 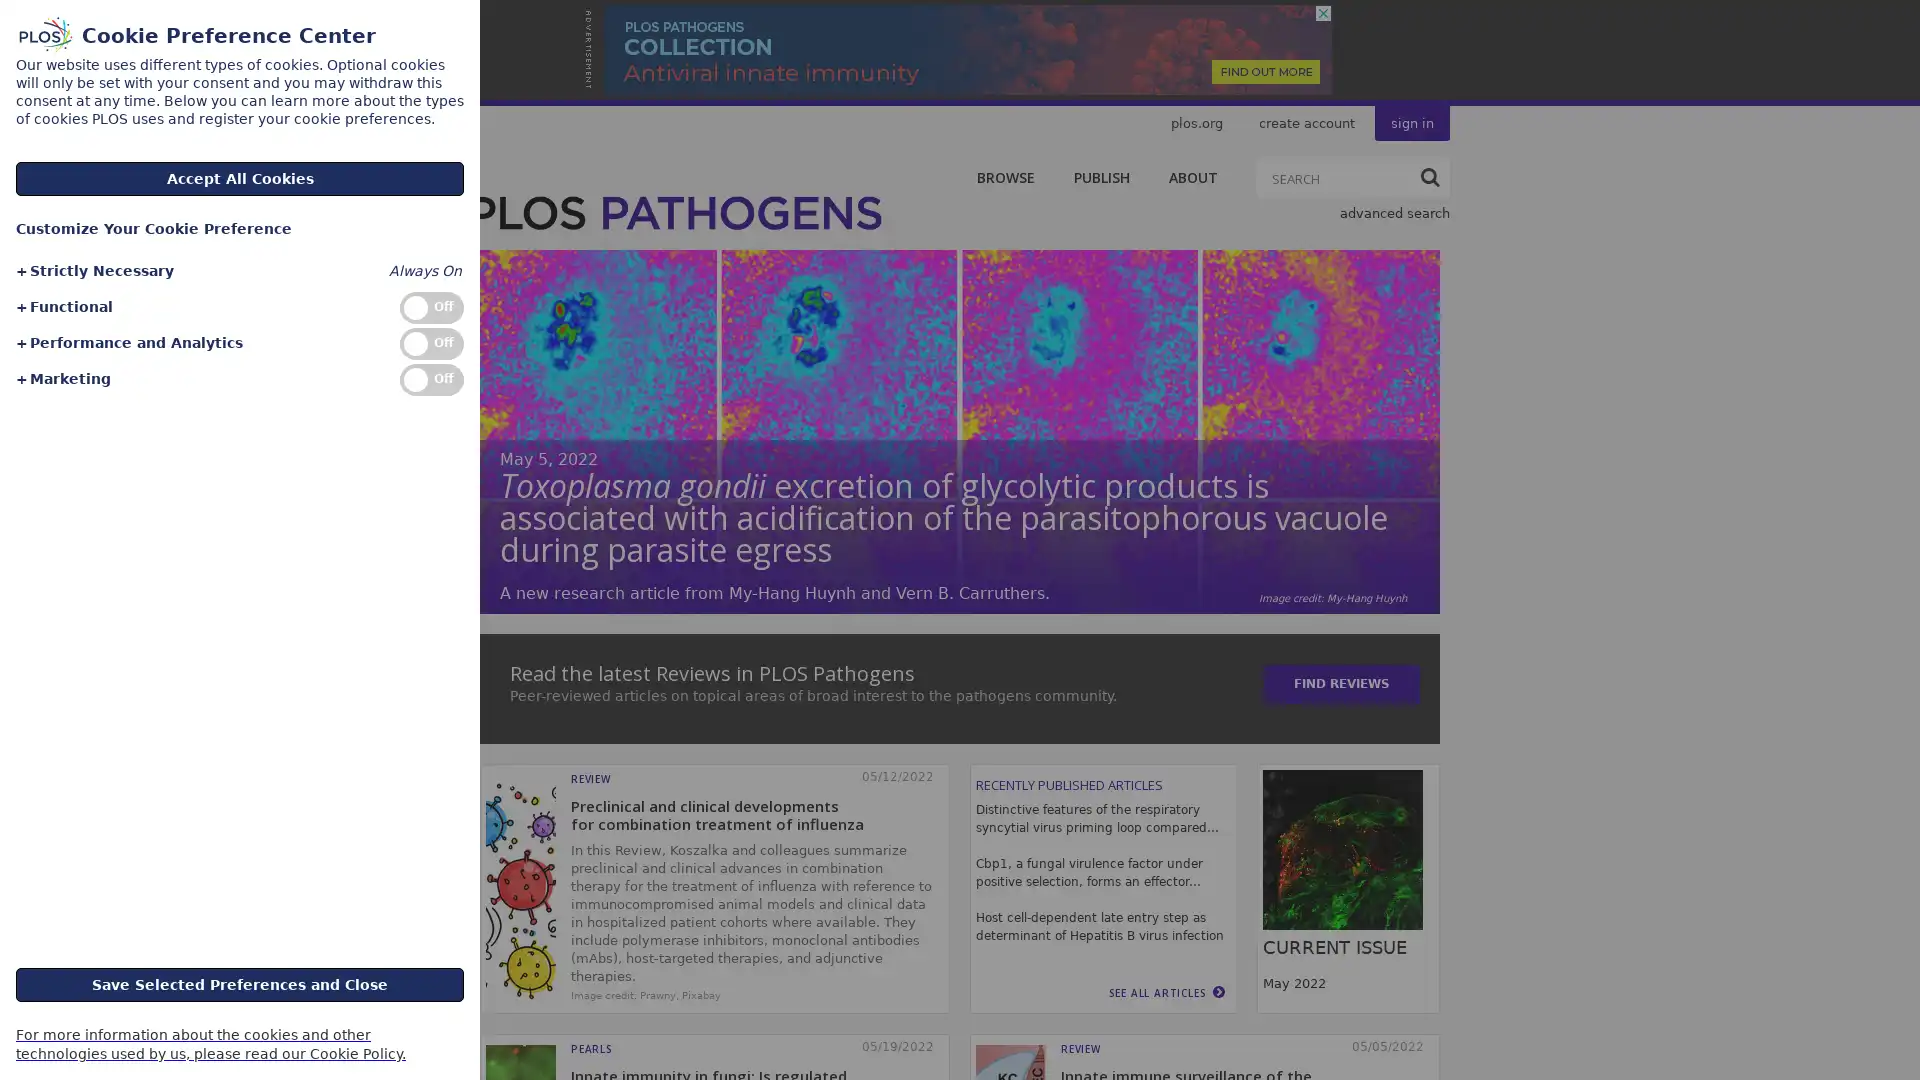 What do you see at coordinates (93, 271) in the screenshot?
I see `Toggle explanation of Strictly Necessary Cookies.` at bounding box center [93, 271].